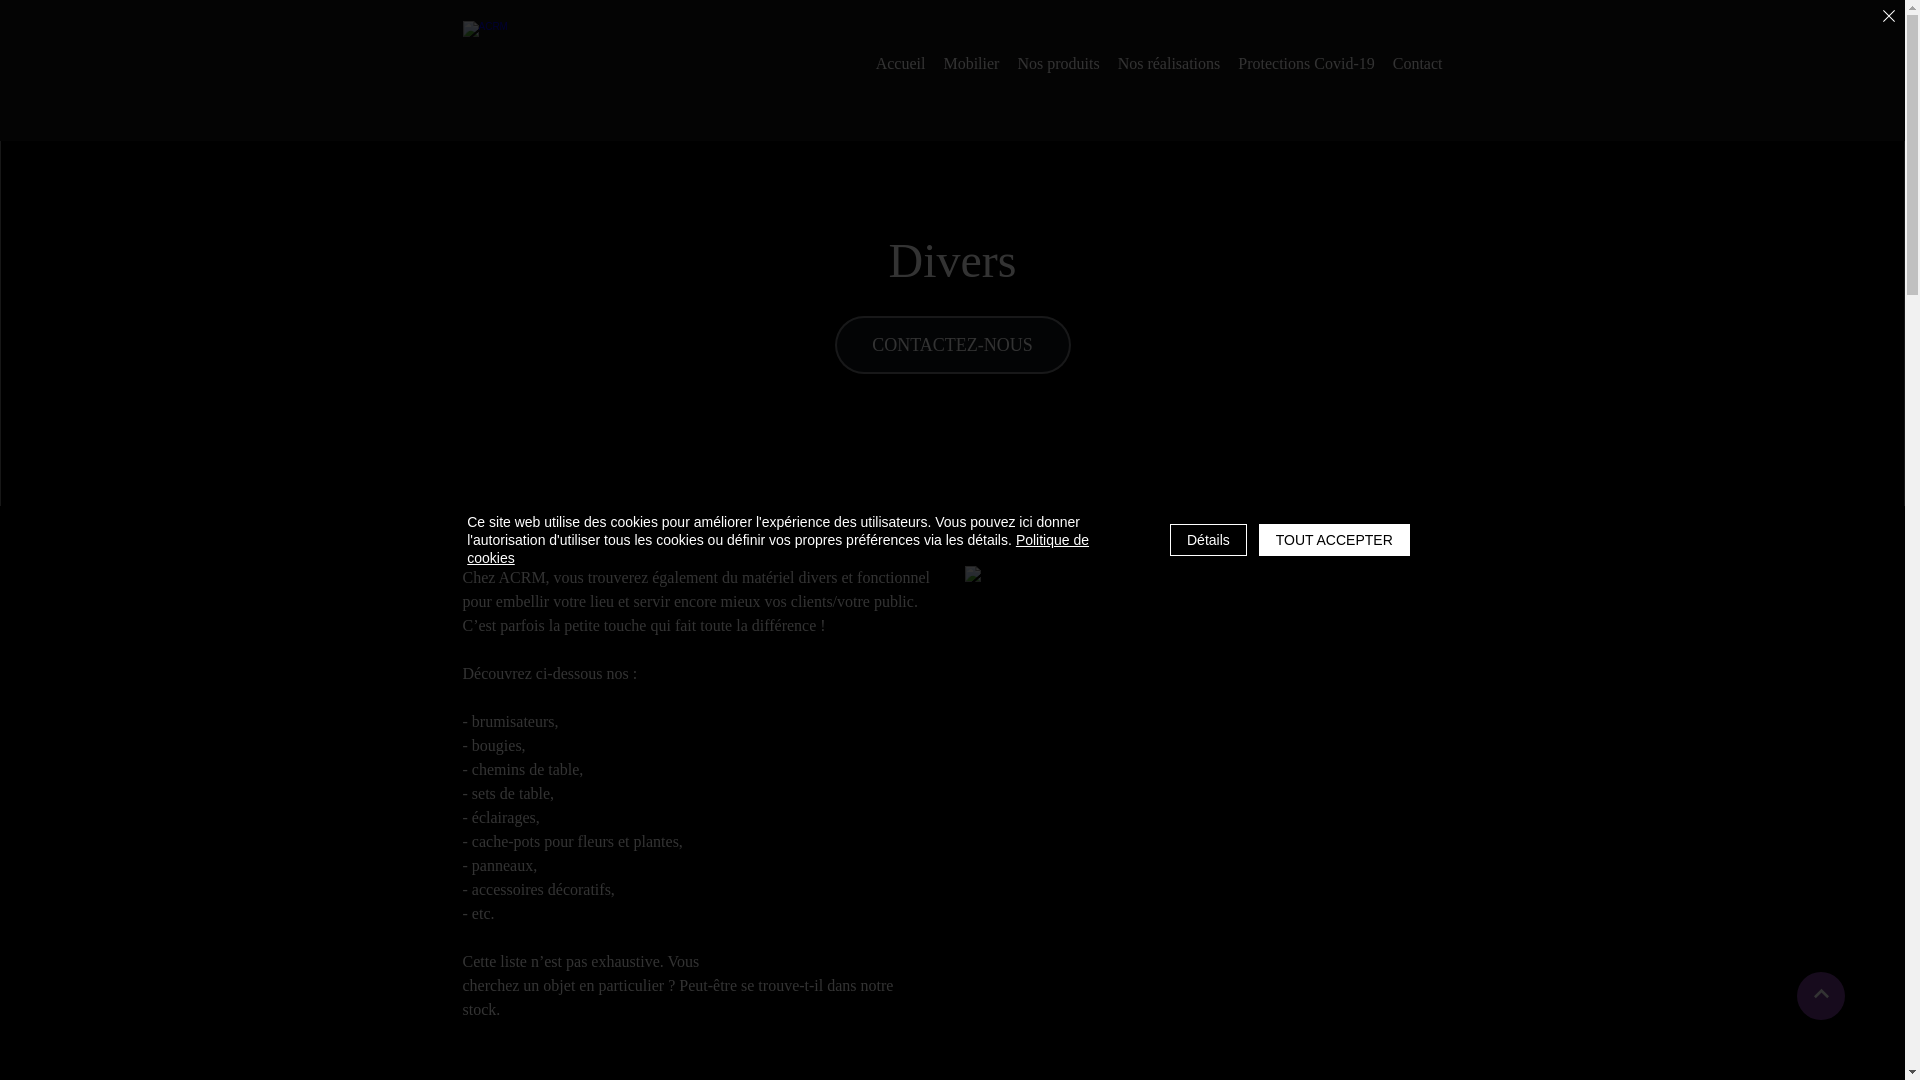 This screenshot has width=1920, height=1080. What do you see at coordinates (1416, 63) in the screenshot?
I see `'Contact'` at bounding box center [1416, 63].